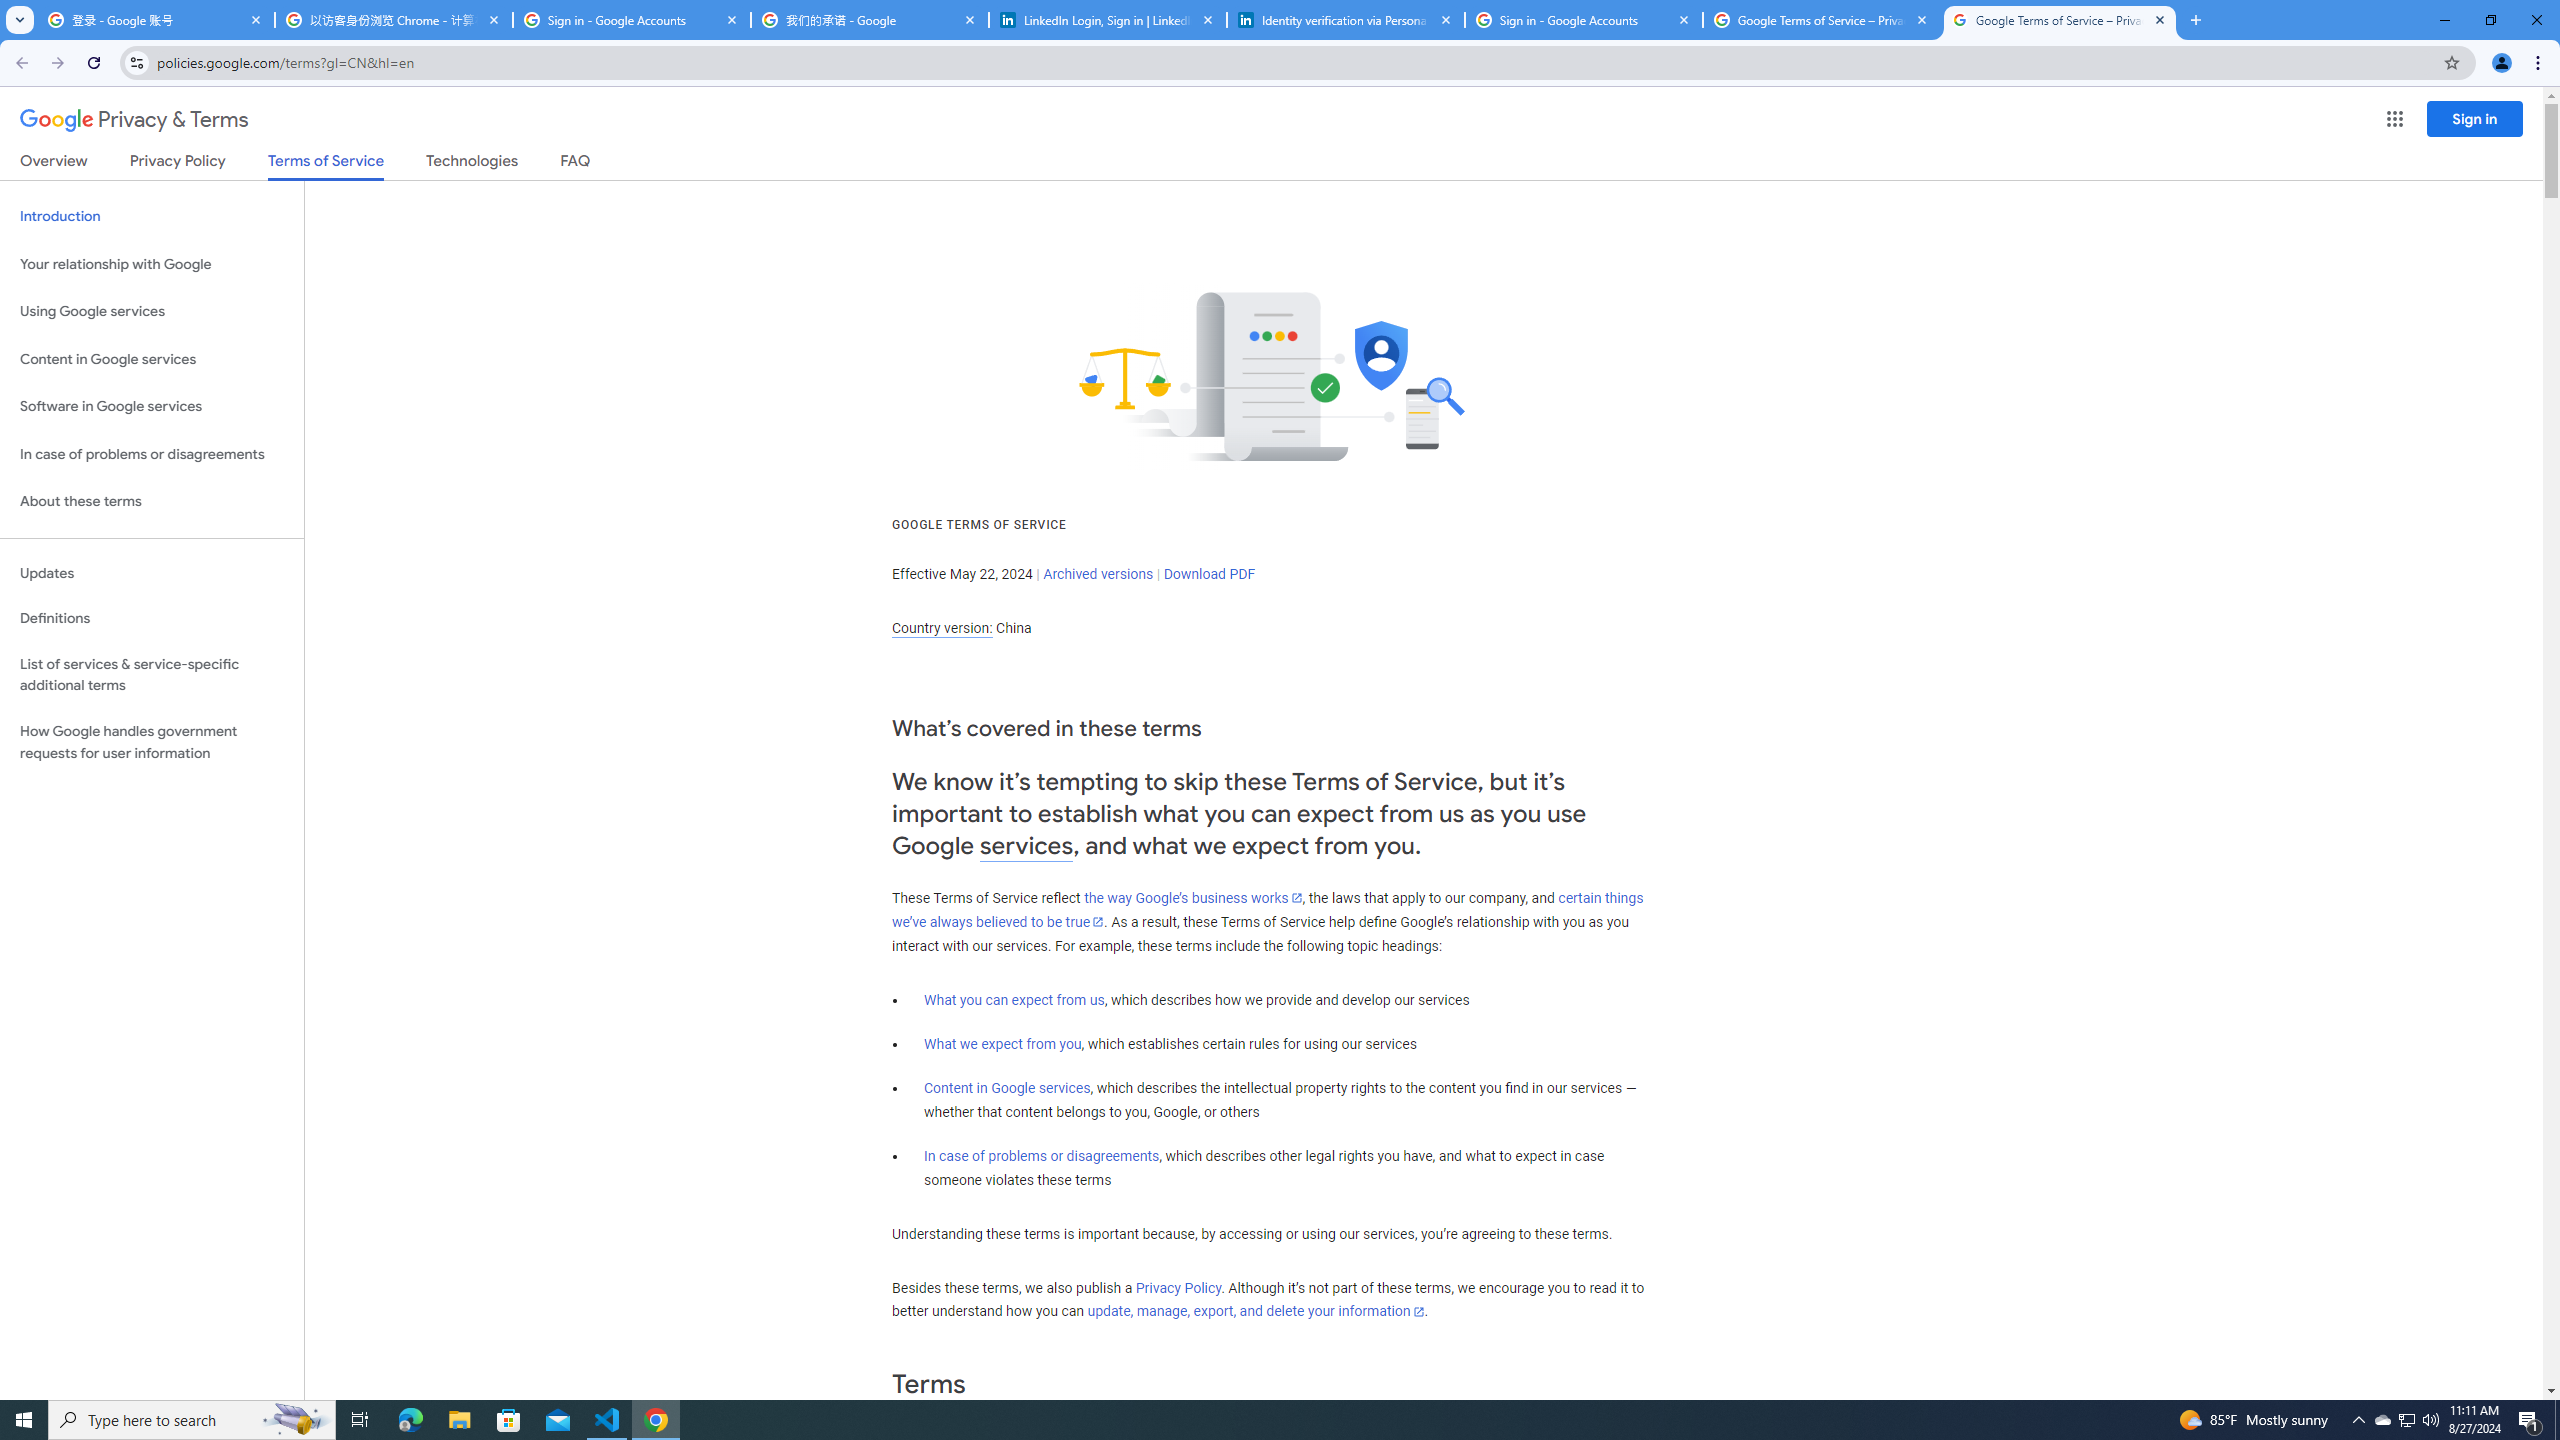 The image size is (2560, 1440). Describe the element at coordinates (1583, 19) in the screenshot. I see `'Sign in - Google Accounts'` at that location.